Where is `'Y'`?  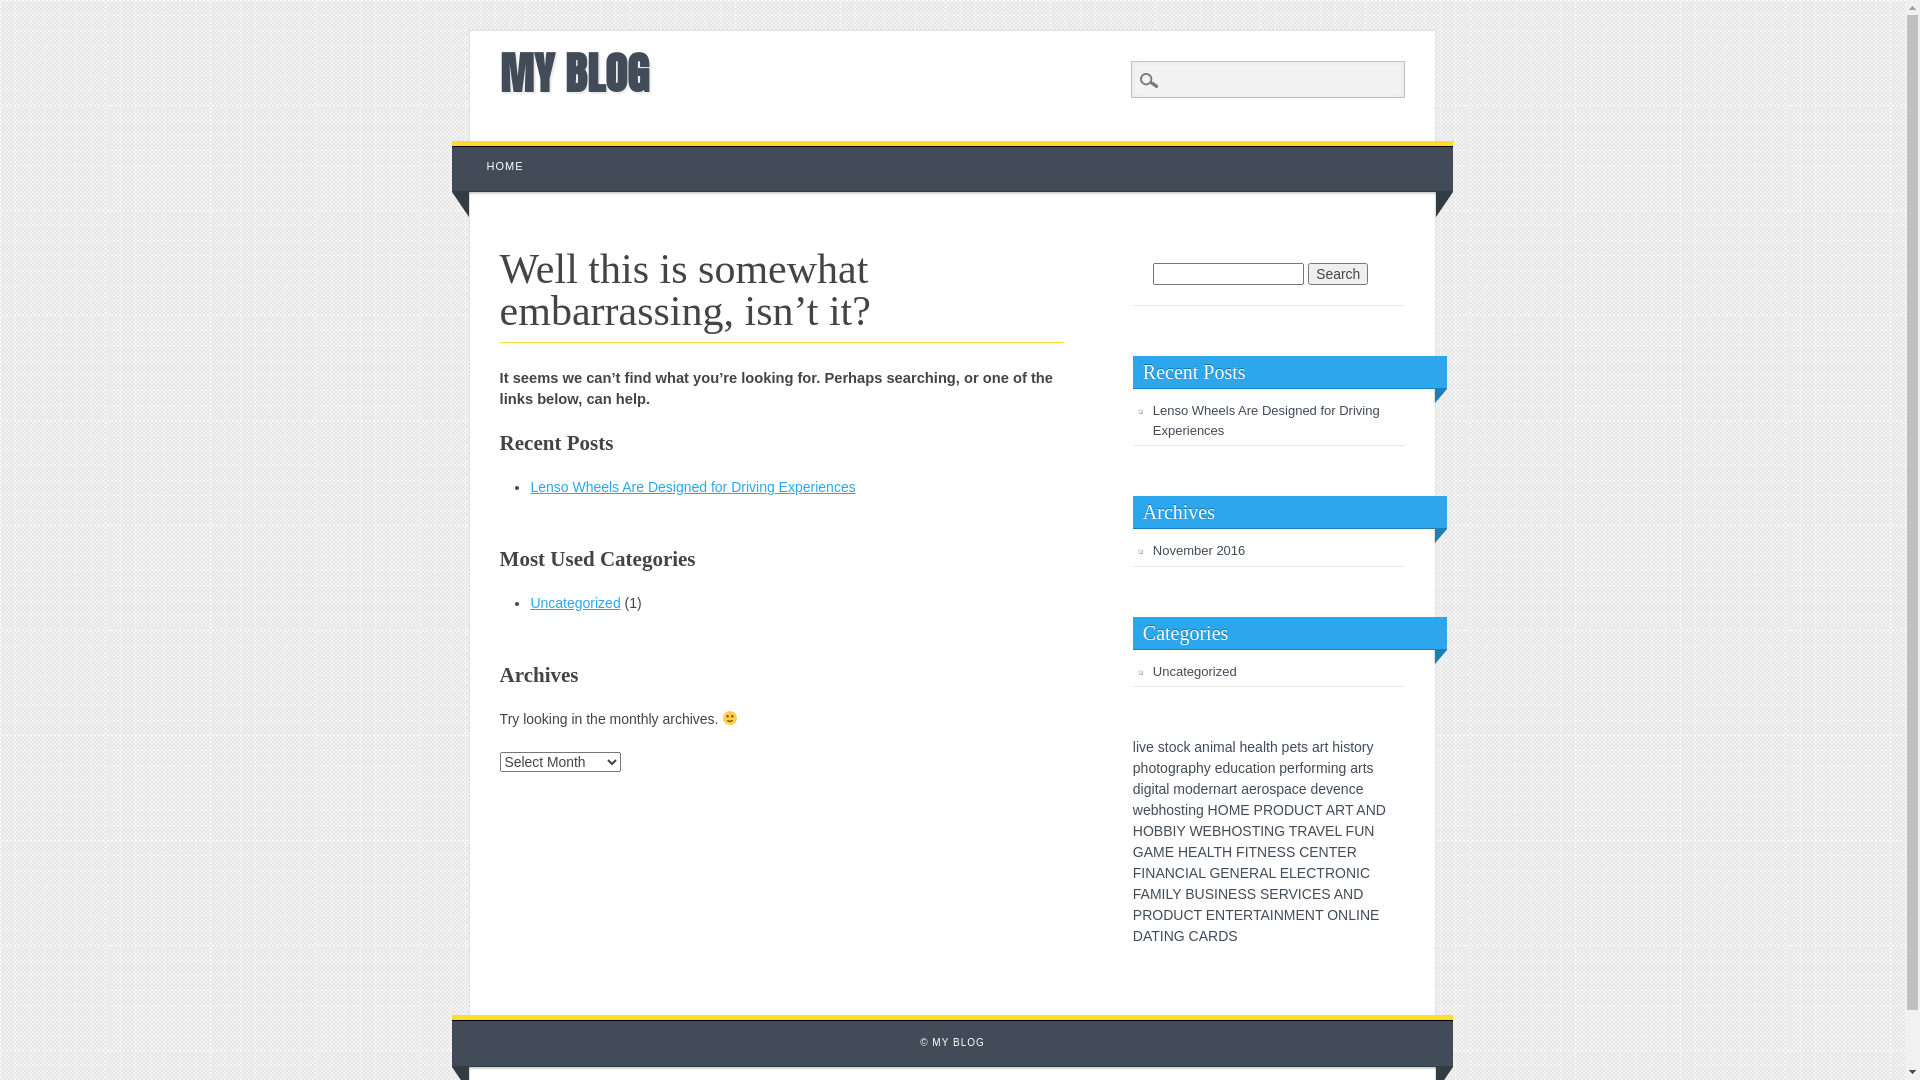 'Y' is located at coordinates (1180, 830).